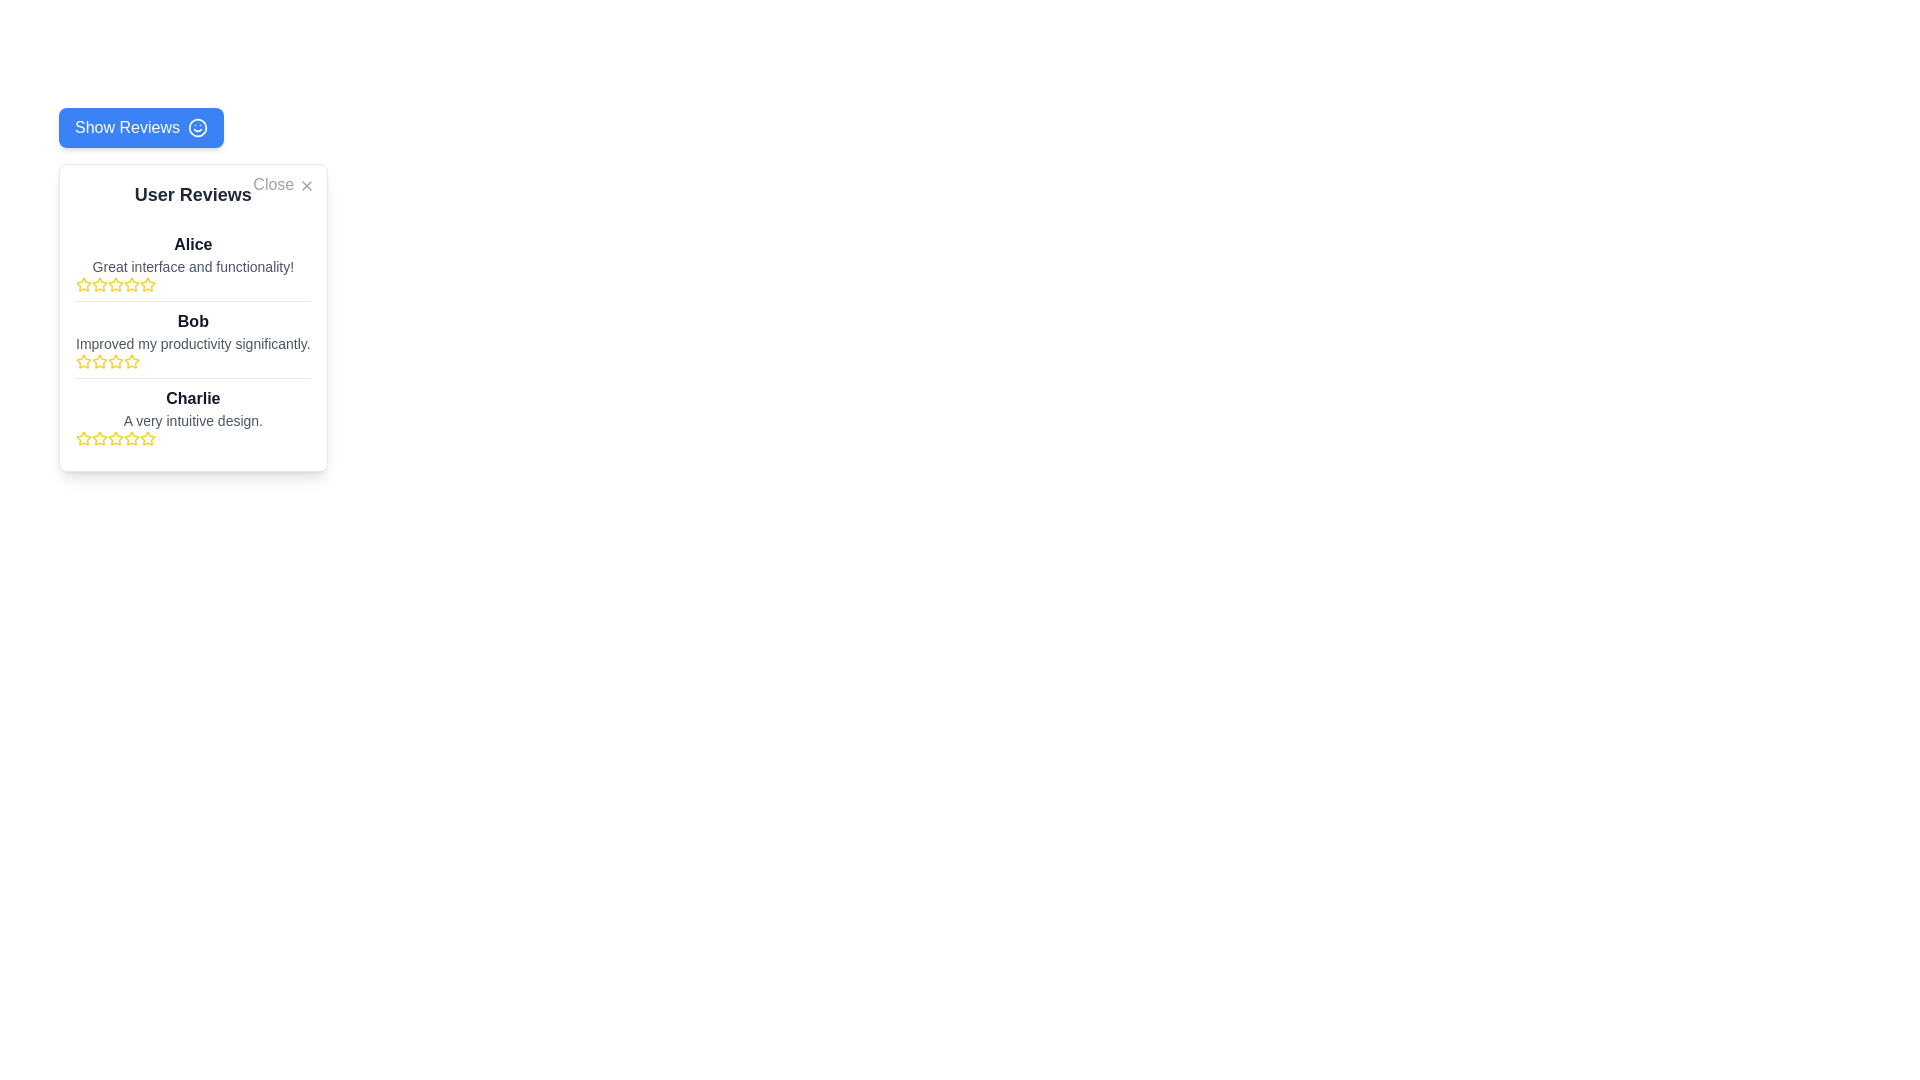  What do you see at coordinates (99, 438) in the screenshot?
I see `second rating star icon for the review from Charlie, located in the 'User Reviews' panel` at bounding box center [99, 438].